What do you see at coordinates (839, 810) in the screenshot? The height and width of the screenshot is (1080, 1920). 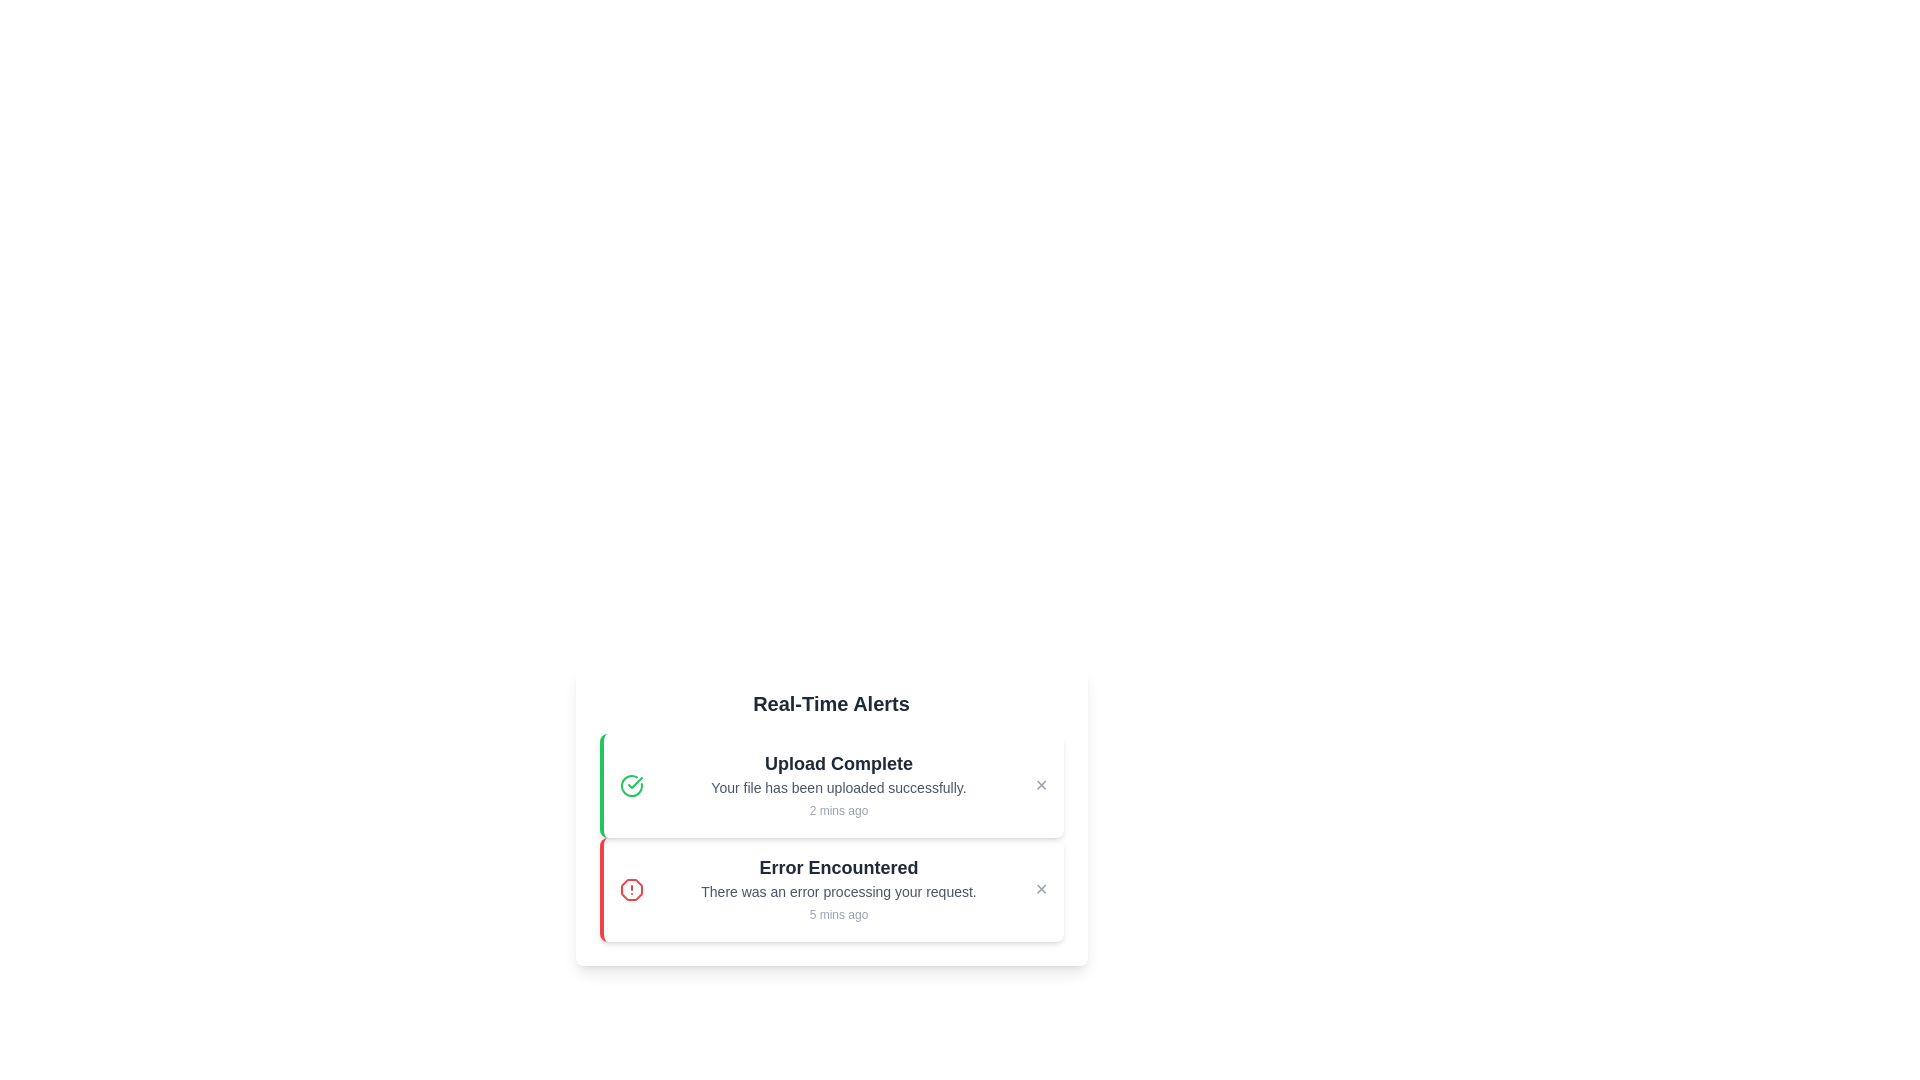 I see `the text label displaying '2 mins ago' which is located below the notification message 'Your file has been uploaded successfully.'` at bounding box center [839, 810].